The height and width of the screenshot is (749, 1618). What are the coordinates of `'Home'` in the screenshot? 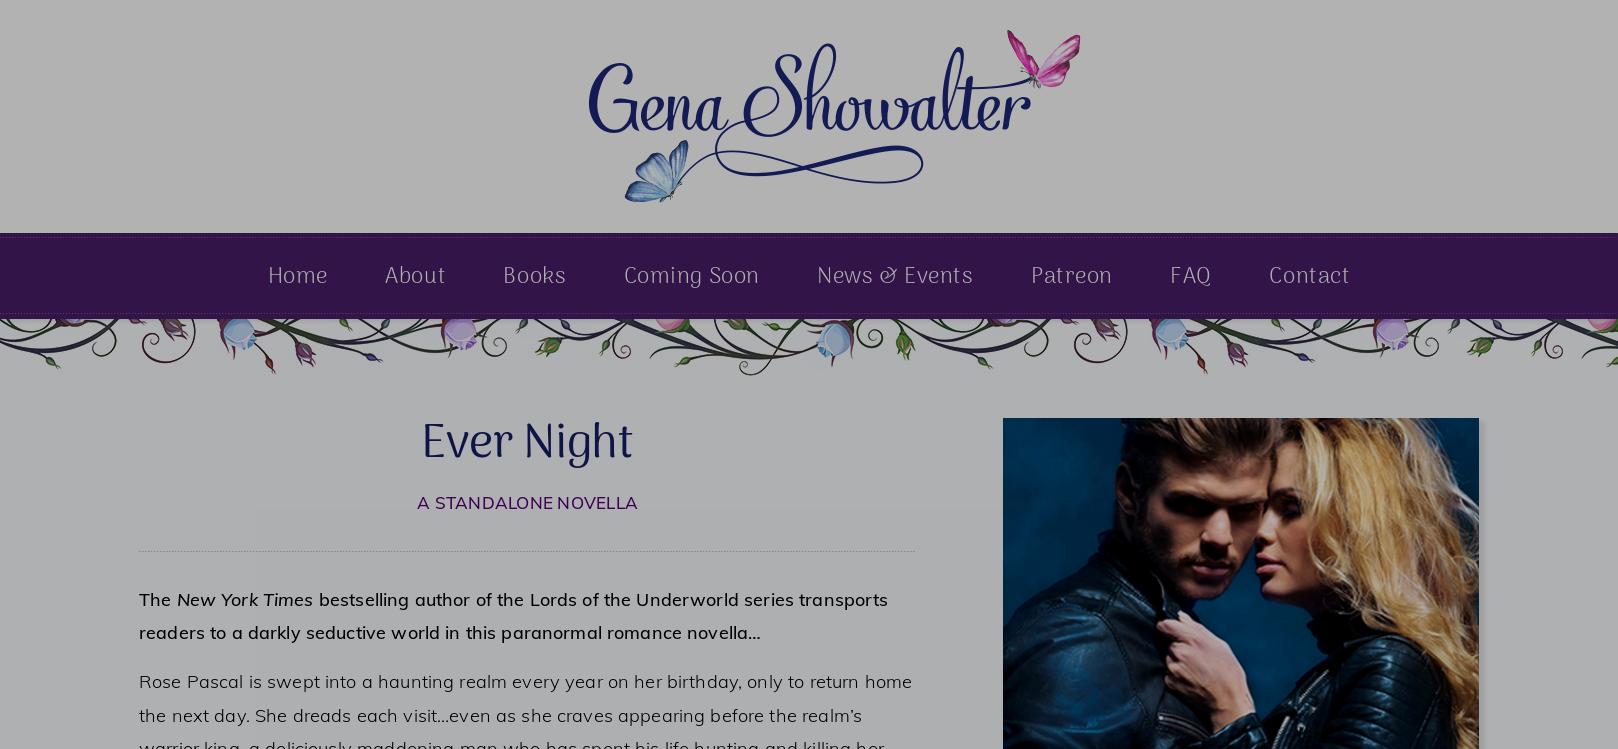 It's located at (297, 276).